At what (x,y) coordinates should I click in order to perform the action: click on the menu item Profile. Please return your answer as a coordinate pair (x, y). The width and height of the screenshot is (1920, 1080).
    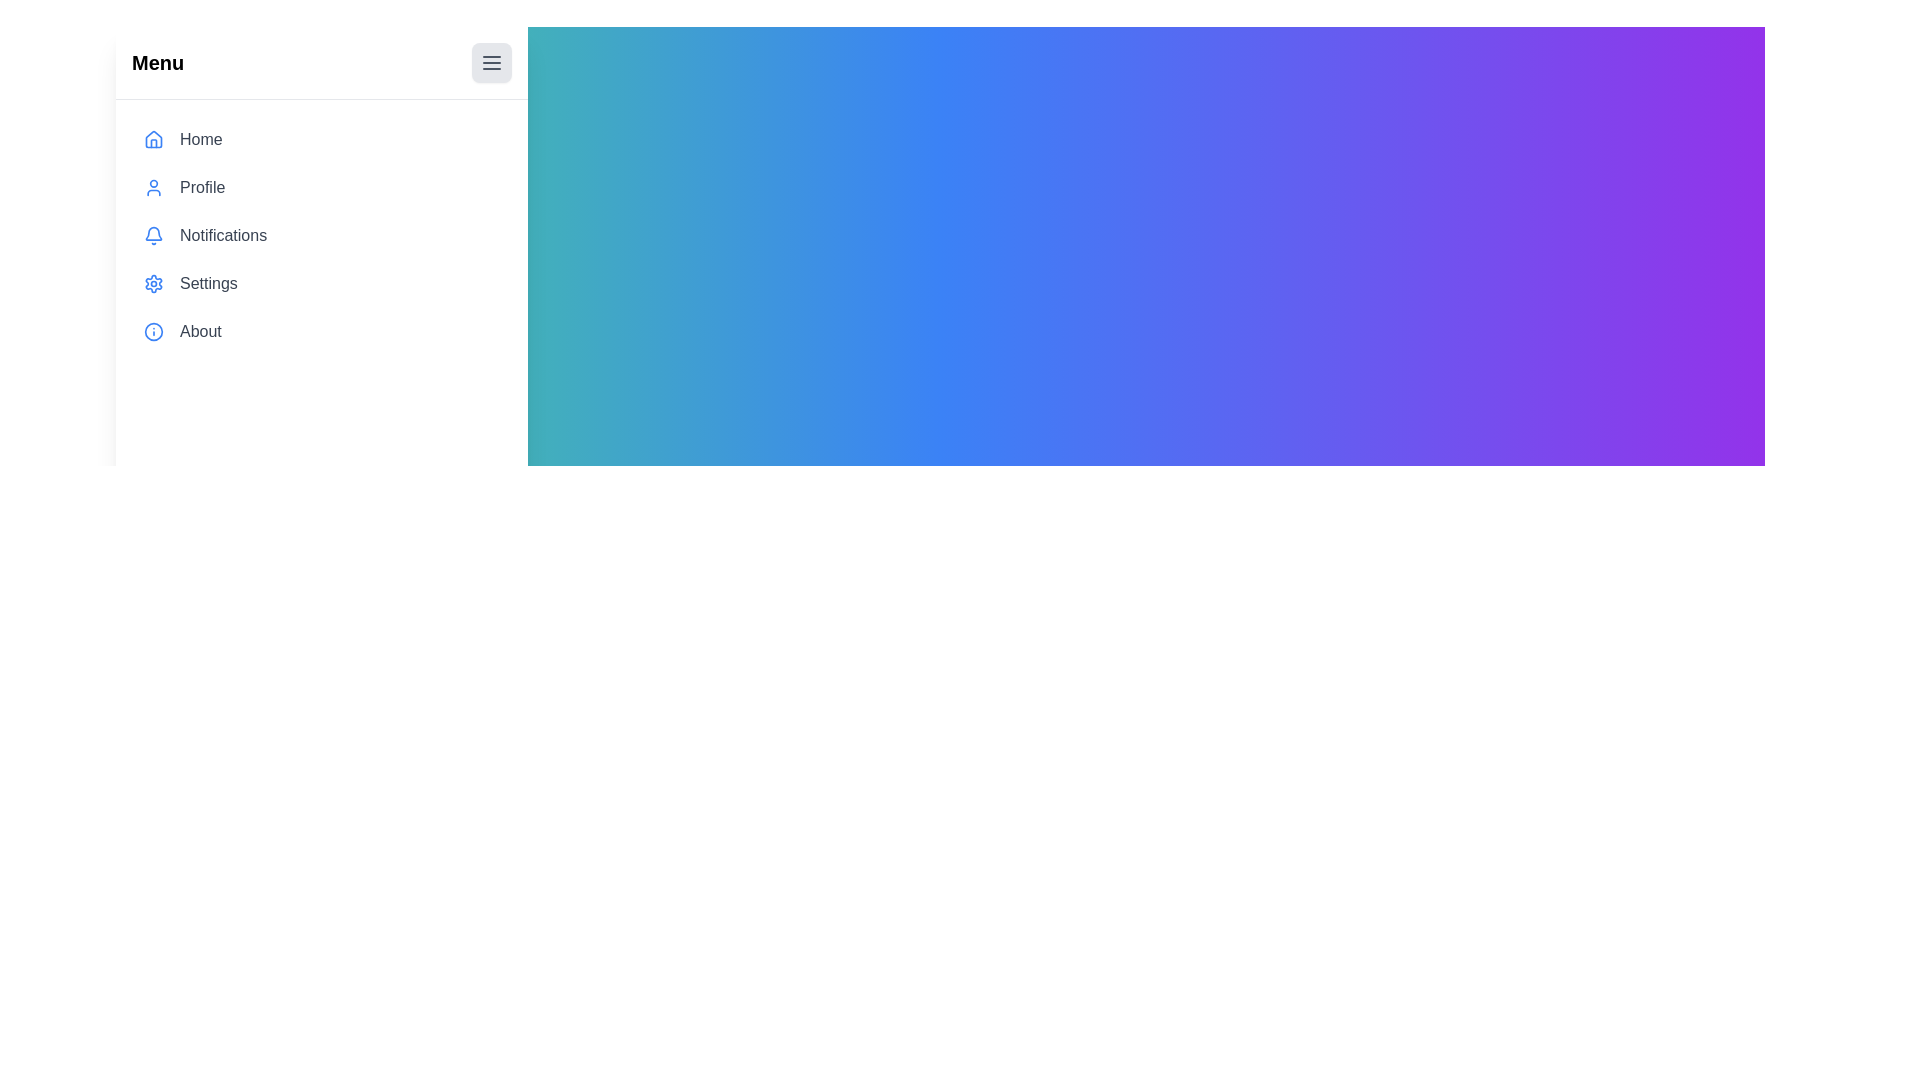
    Looking at the image, I should click on (322, 188).